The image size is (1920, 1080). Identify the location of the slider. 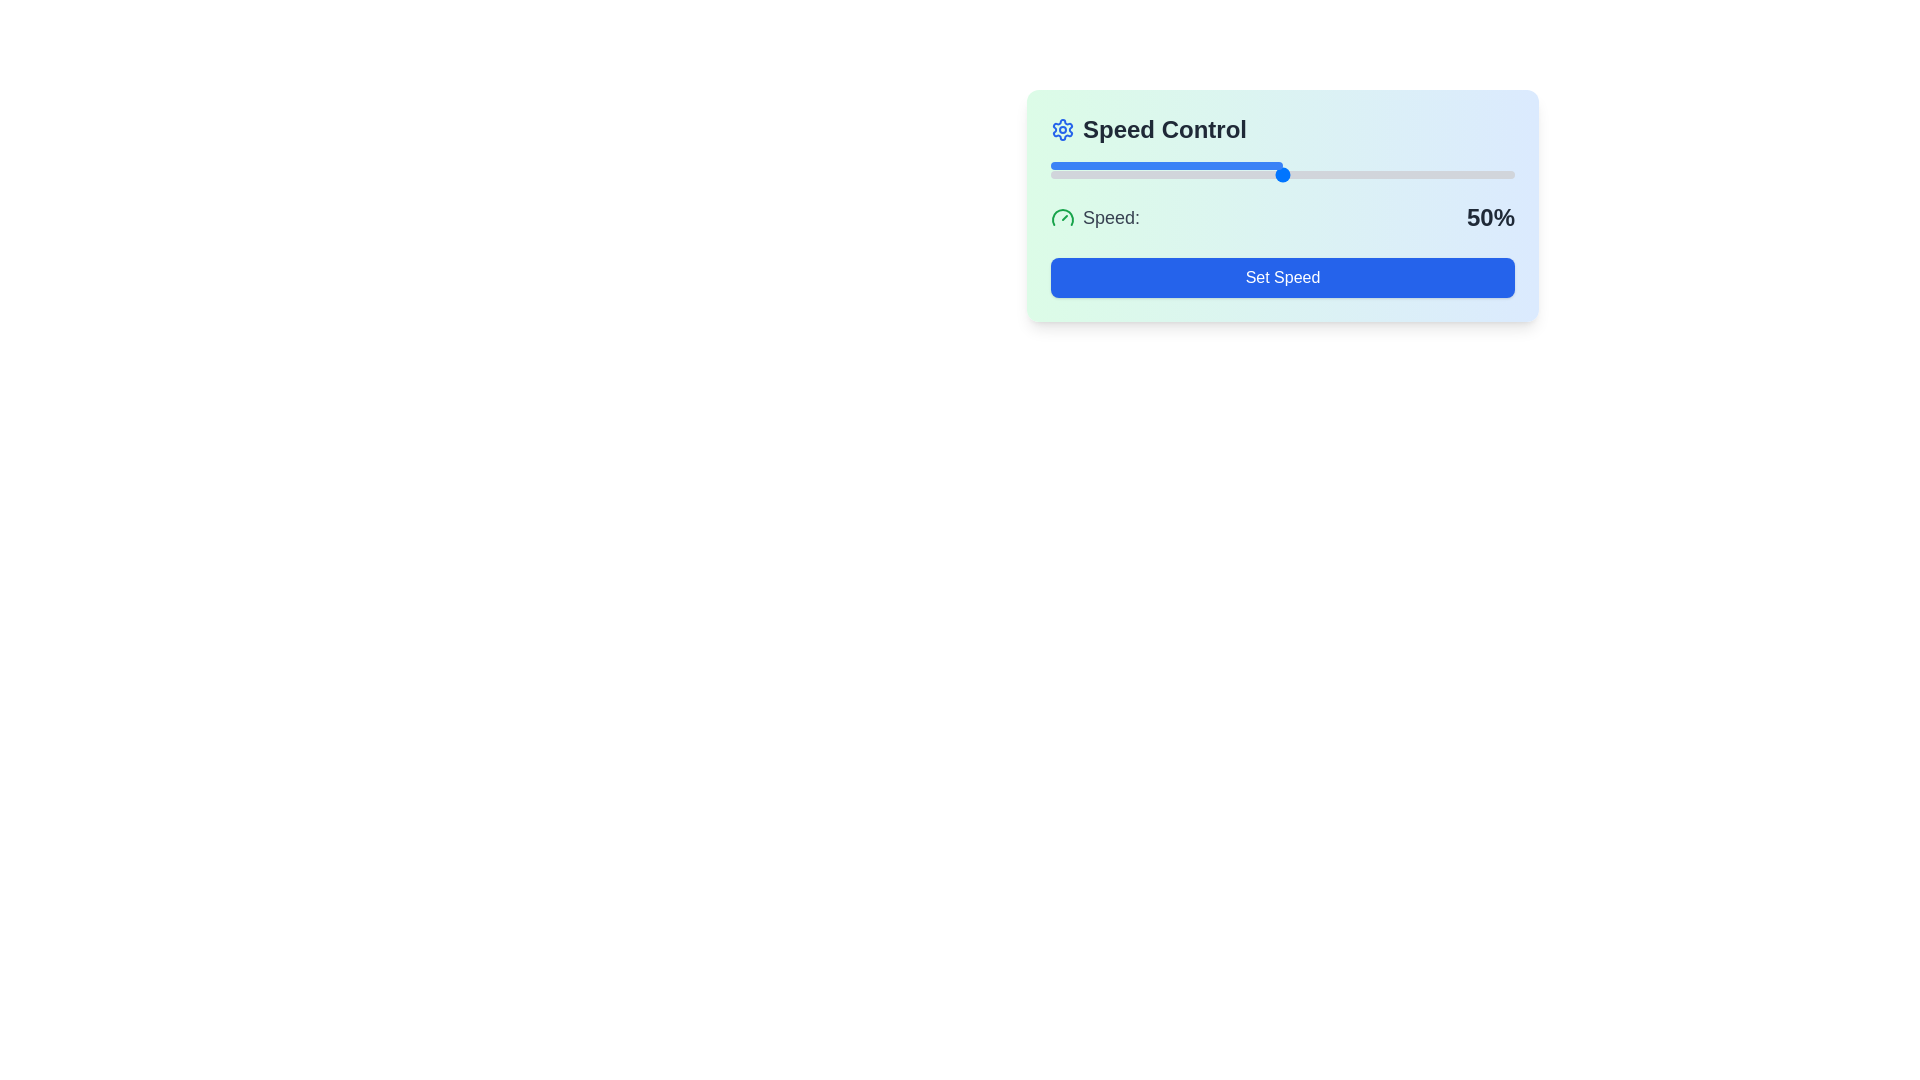
(1425, 173).